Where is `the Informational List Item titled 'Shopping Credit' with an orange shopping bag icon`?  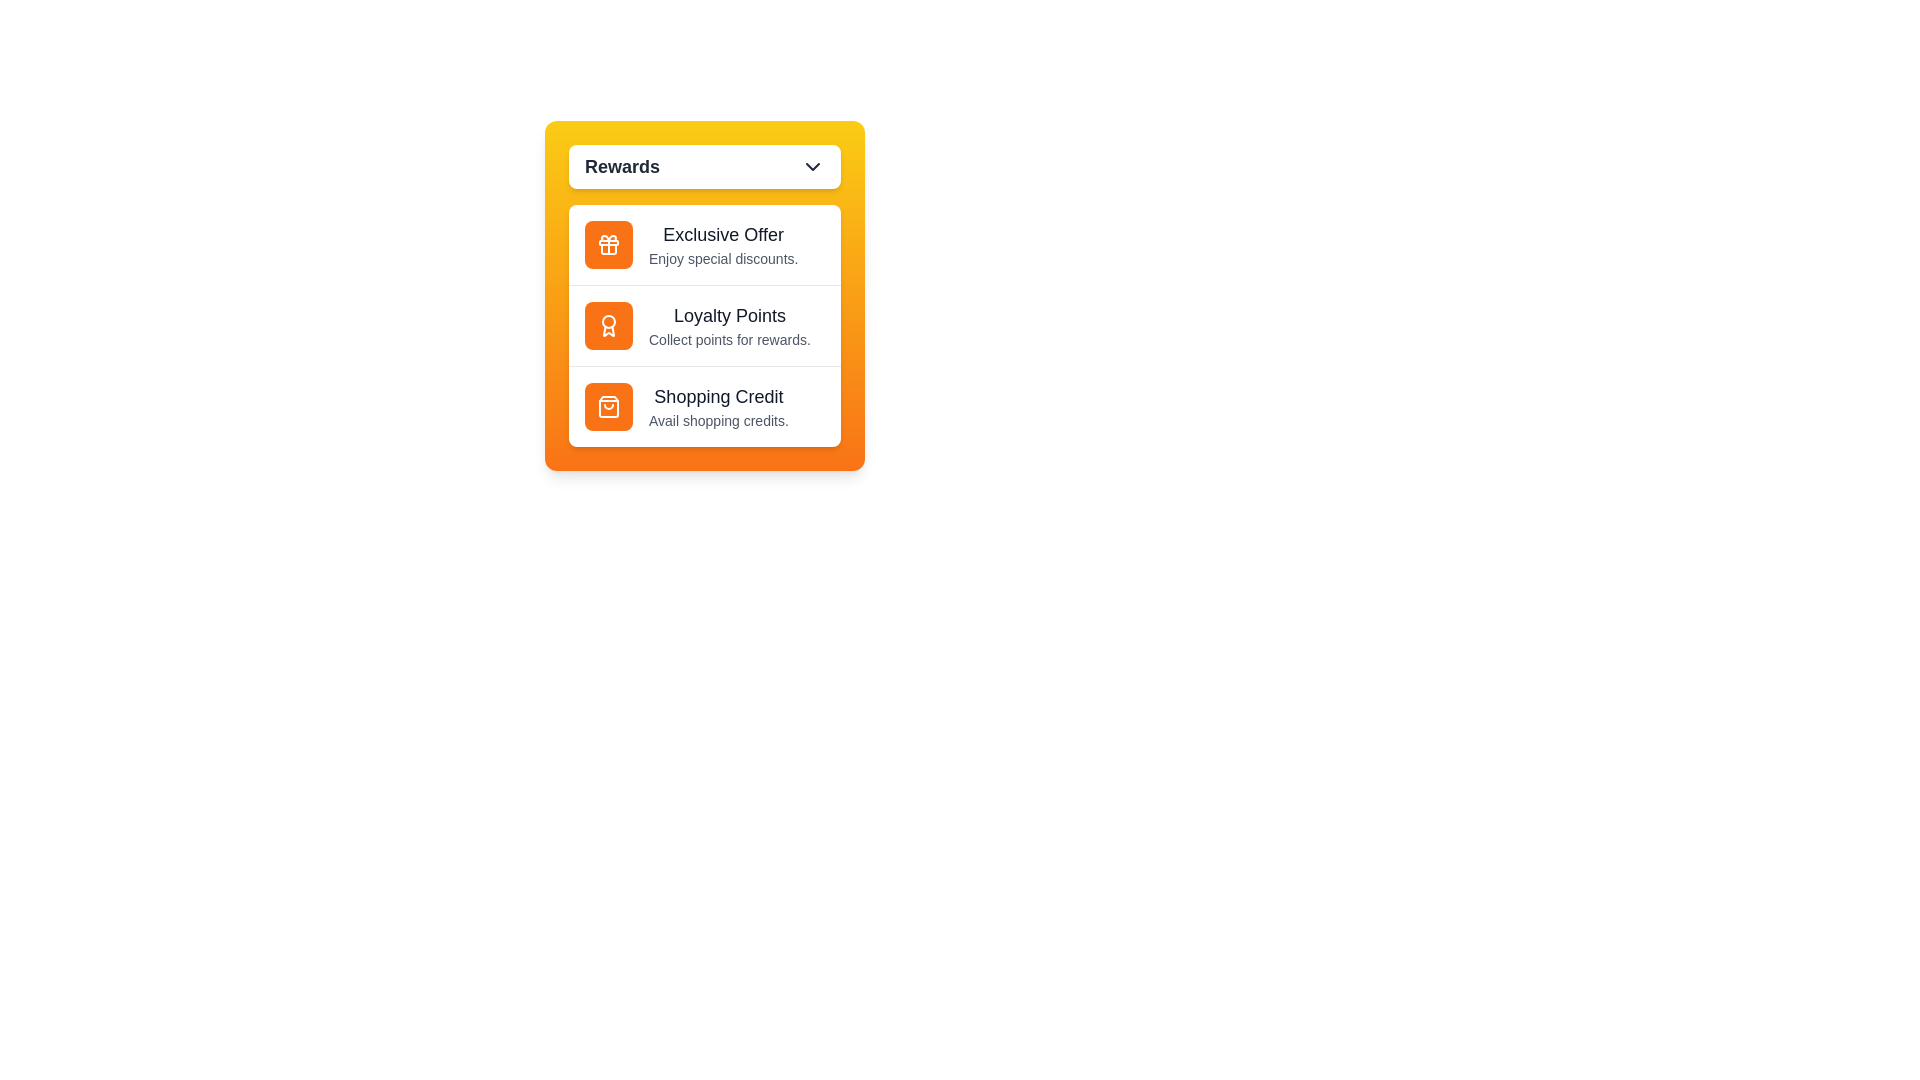 the Informational List Item titled 'Shopping Credit' with an orange shopping bag icon is located at coordinates (705, 405).